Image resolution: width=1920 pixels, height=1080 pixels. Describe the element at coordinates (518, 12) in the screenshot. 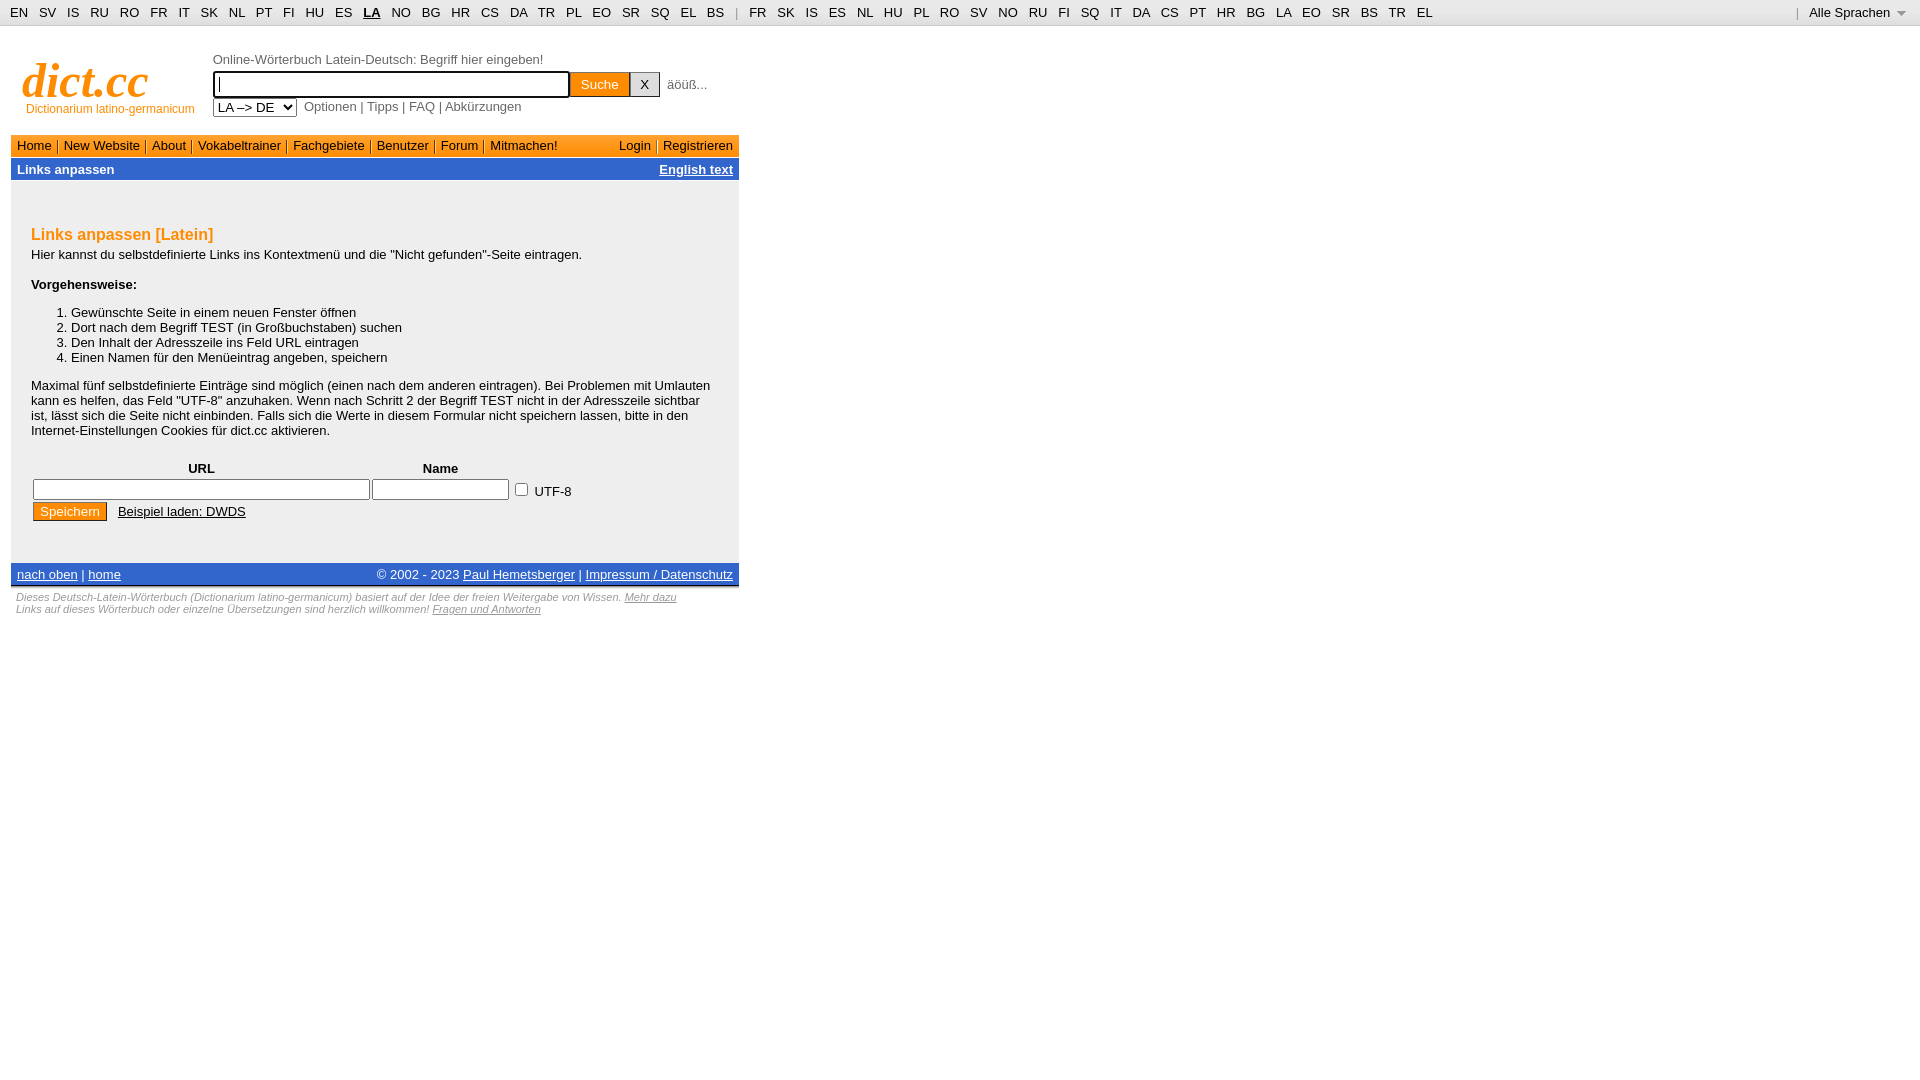

I see `'DA'` at that location.